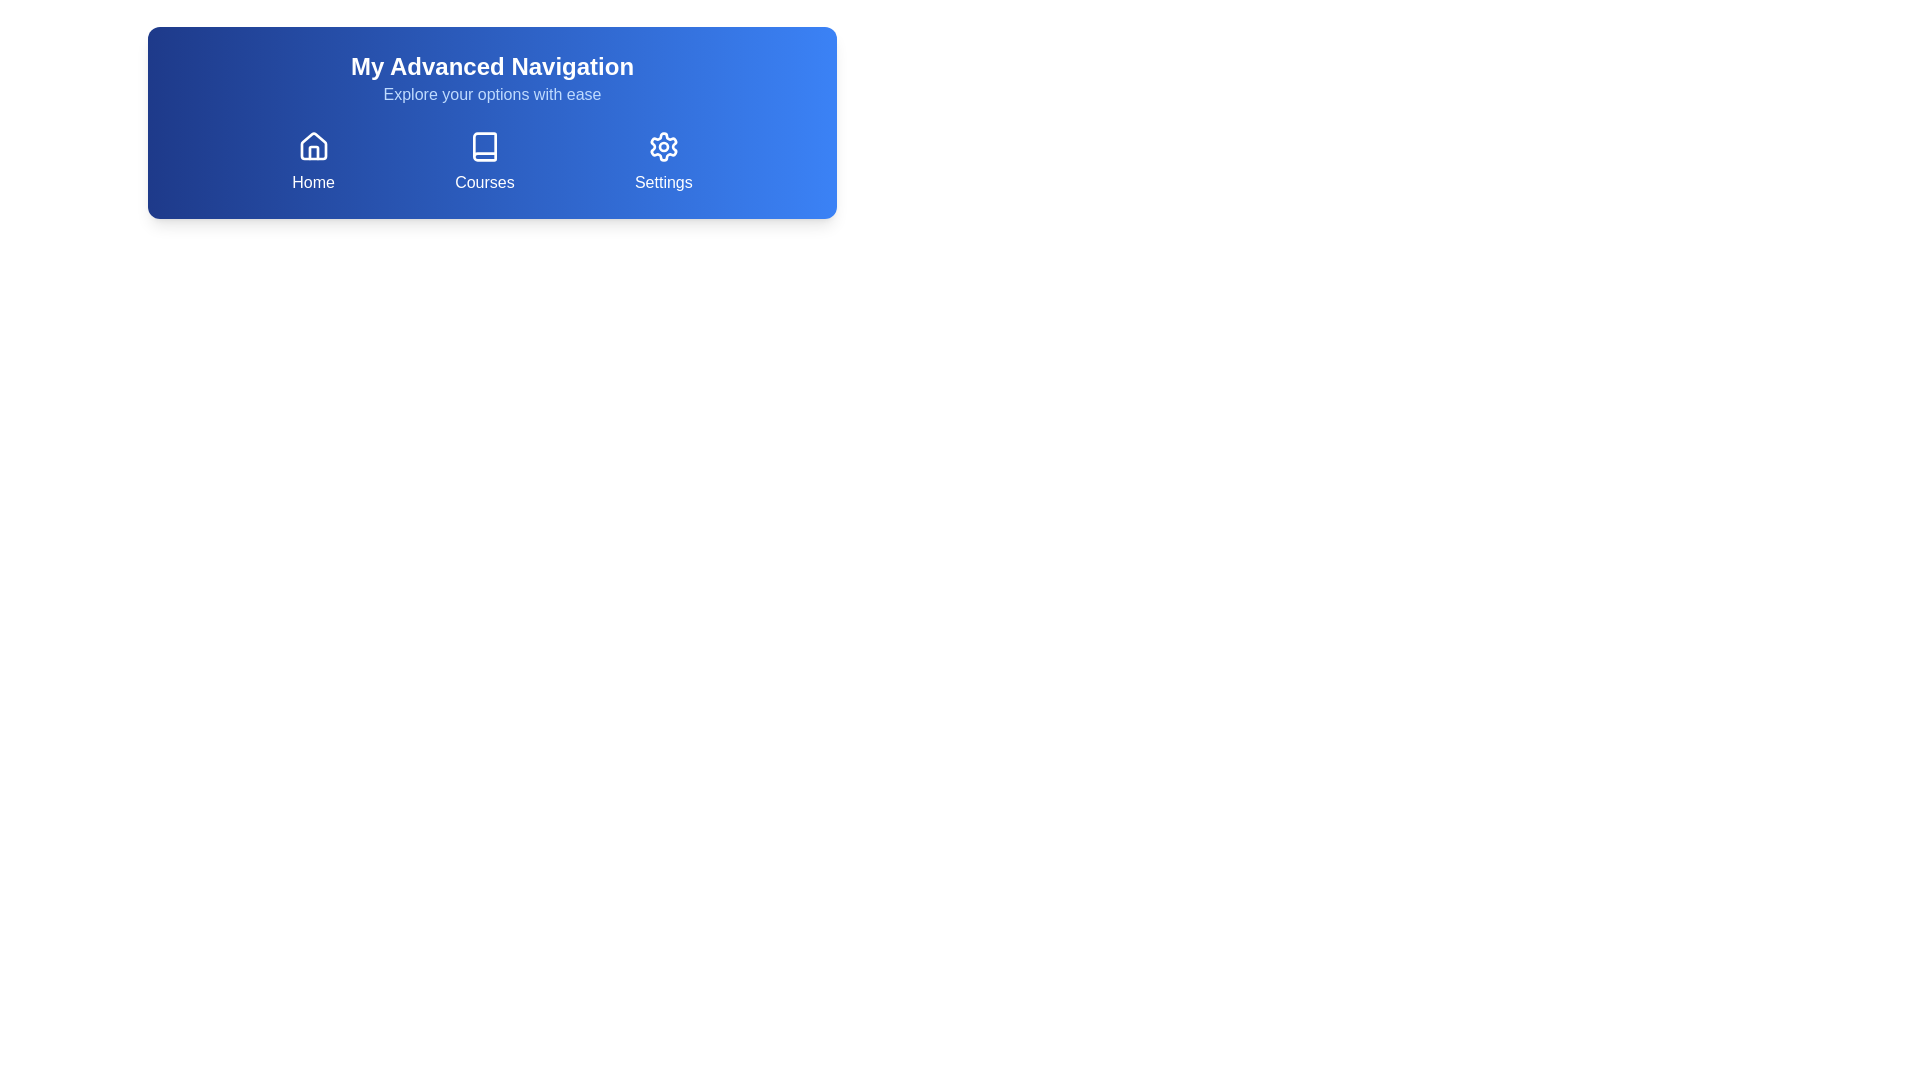  What do you see at coordinates (492, 65) in the screenshot?
I see `the large, bold text element reading 'My Advanced Navigation', which is prominently positioned at the top-central region of the interface with a blue gradient background` at bounding box center [492, 65].